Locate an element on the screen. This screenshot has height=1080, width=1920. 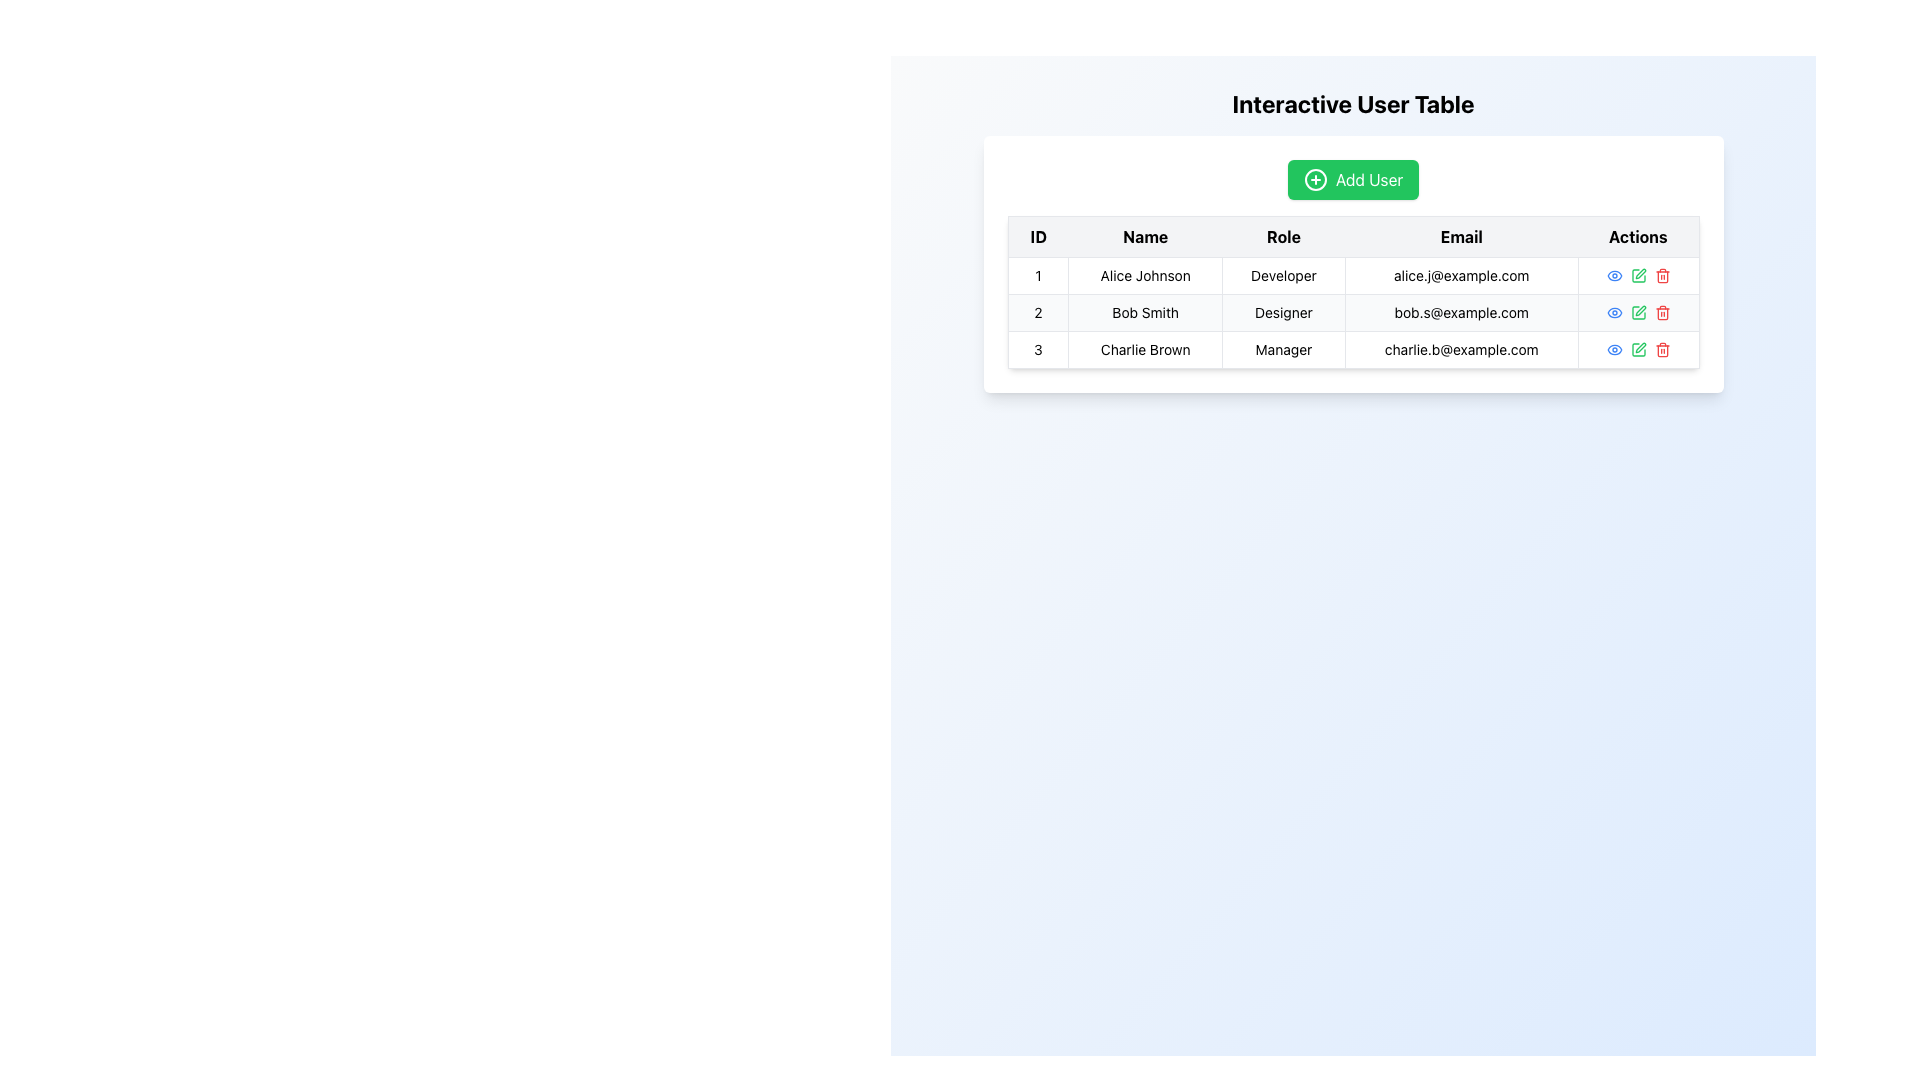
the 'Actions' column header text label, which is located at the top-right corner of the table, adjacent to the 'Email', 'Role', 'Name', and 'ID' headers is located at coordinates (1638, 235).